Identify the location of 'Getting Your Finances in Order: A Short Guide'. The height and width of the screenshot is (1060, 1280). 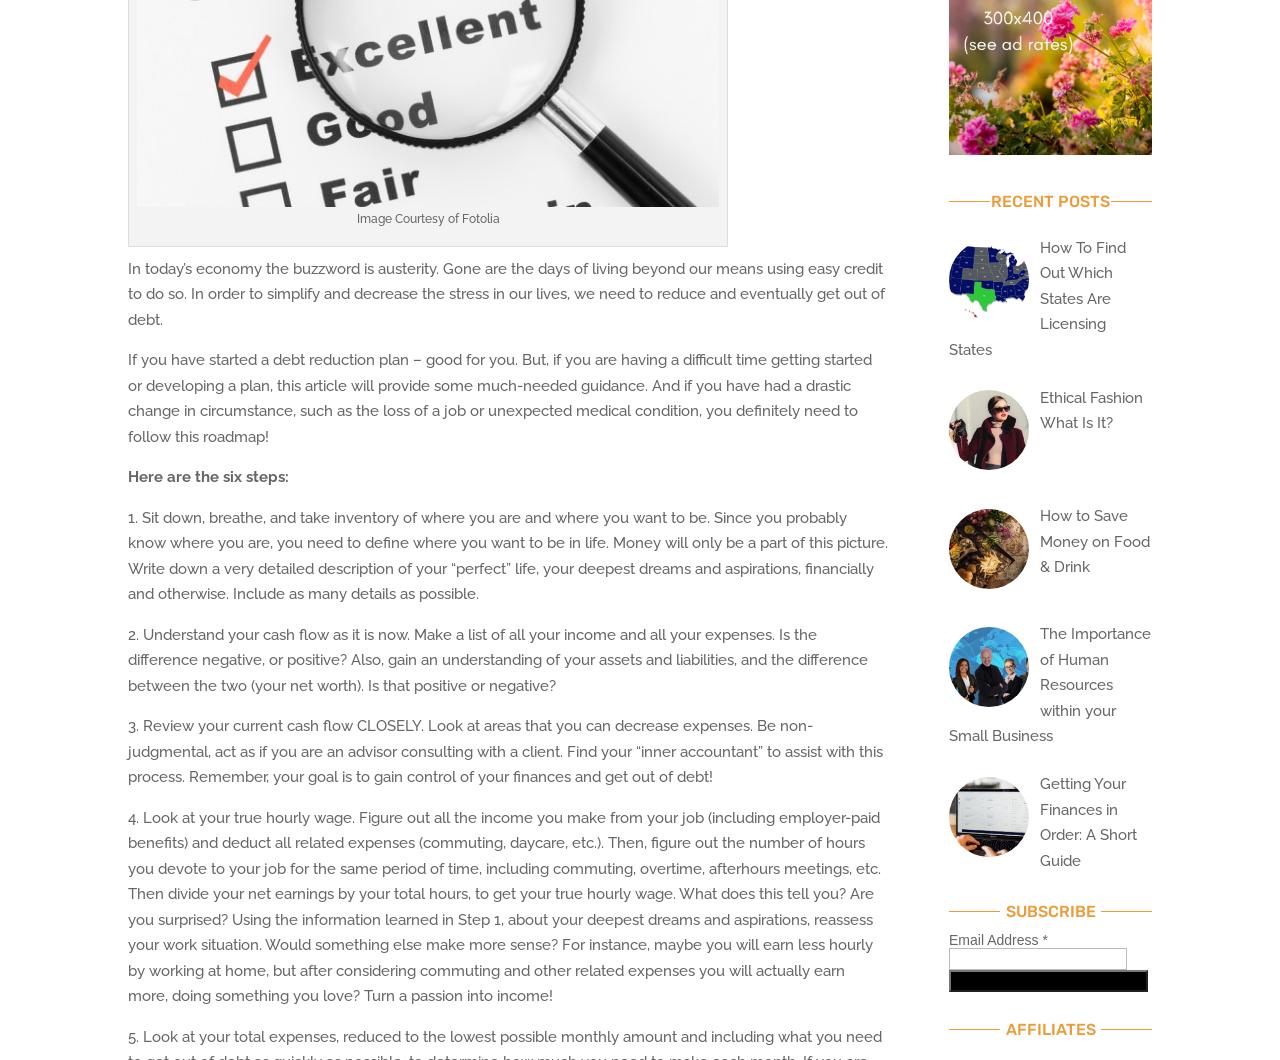
(1087, 822).